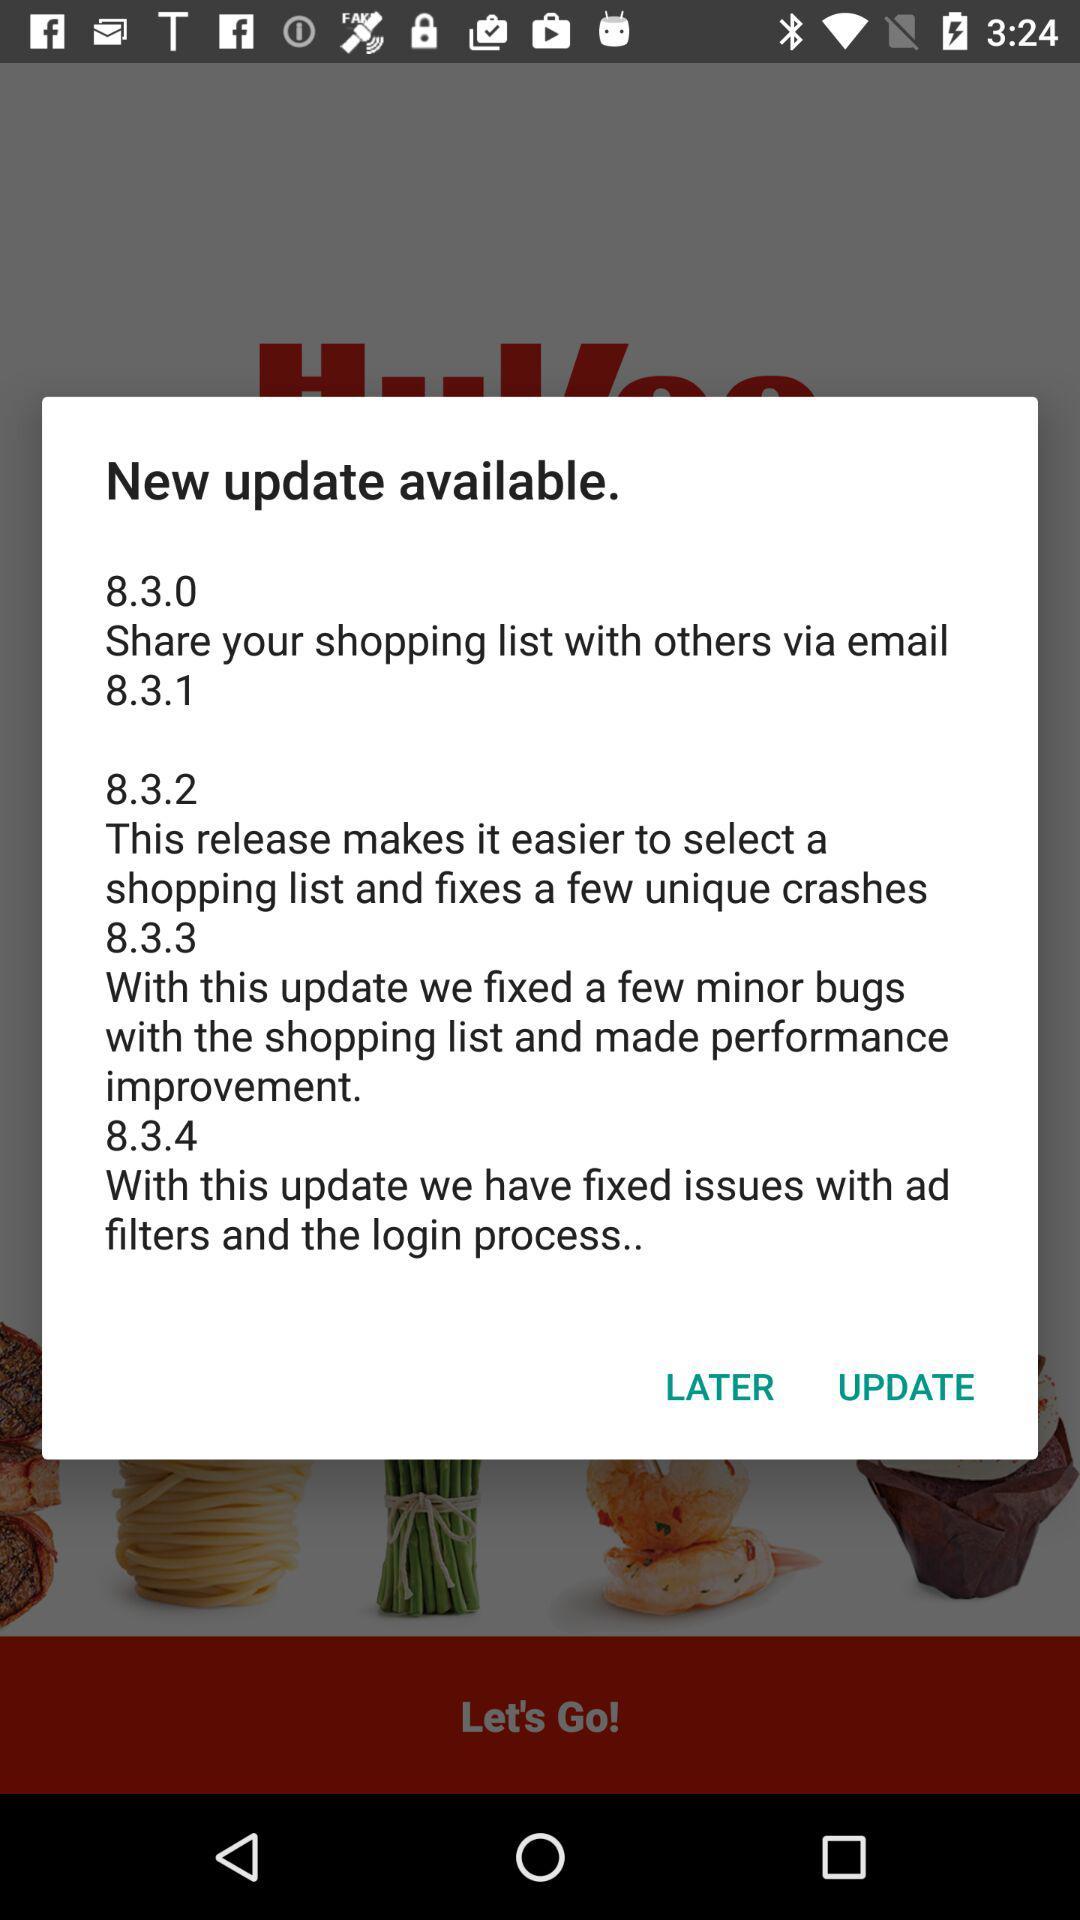  What do you see at coordinates (720, 1385) in the screenshot?
I see `later item` at bounding box center [720, 1385].